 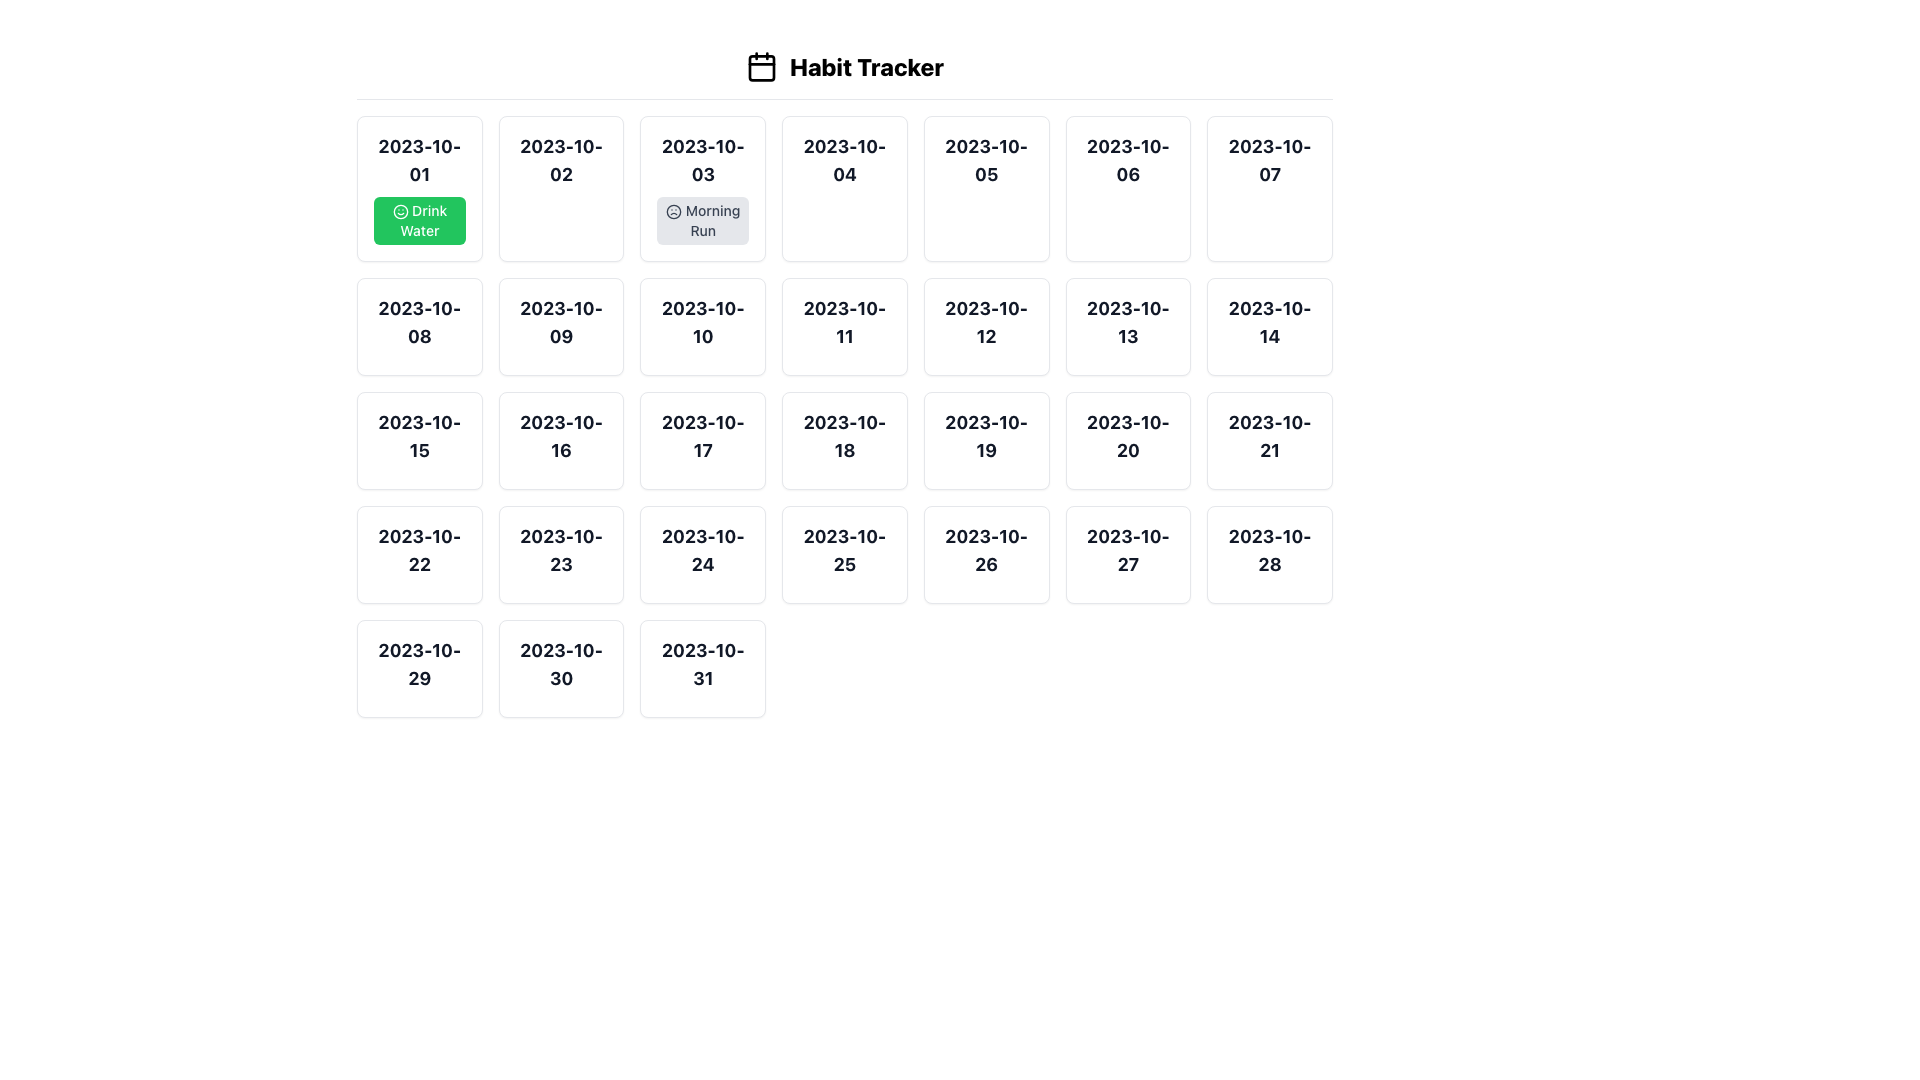 I want to click on the calendar icon located to the left of the 'Habit Tracker' text, which visually represents the application's purpose of tracking dates or events, so click(x=761, y=65).